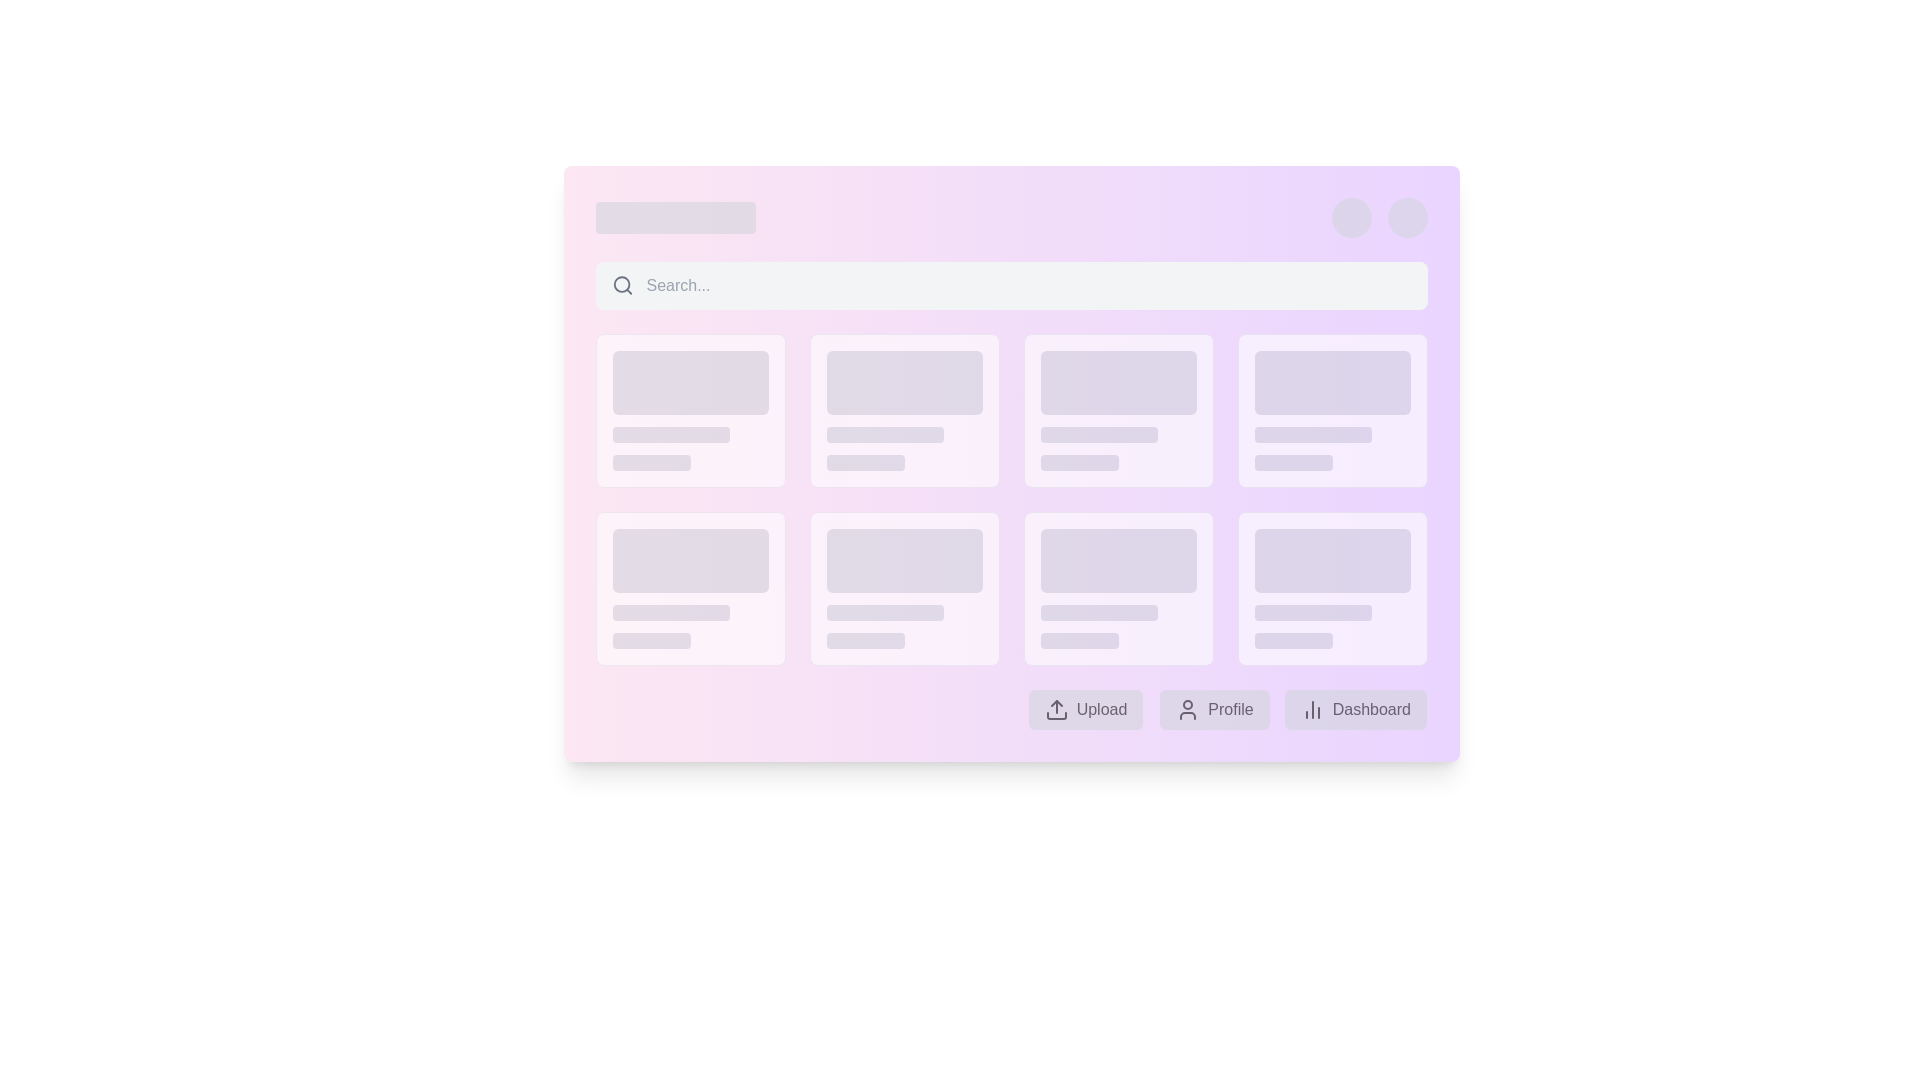  What do you see at coordinates (1313, 708) in the screenshot?
I see `the 'Dashboard' button, which is visually represented by an icon located to the left of its text label` at bounding box center [1313, 708].